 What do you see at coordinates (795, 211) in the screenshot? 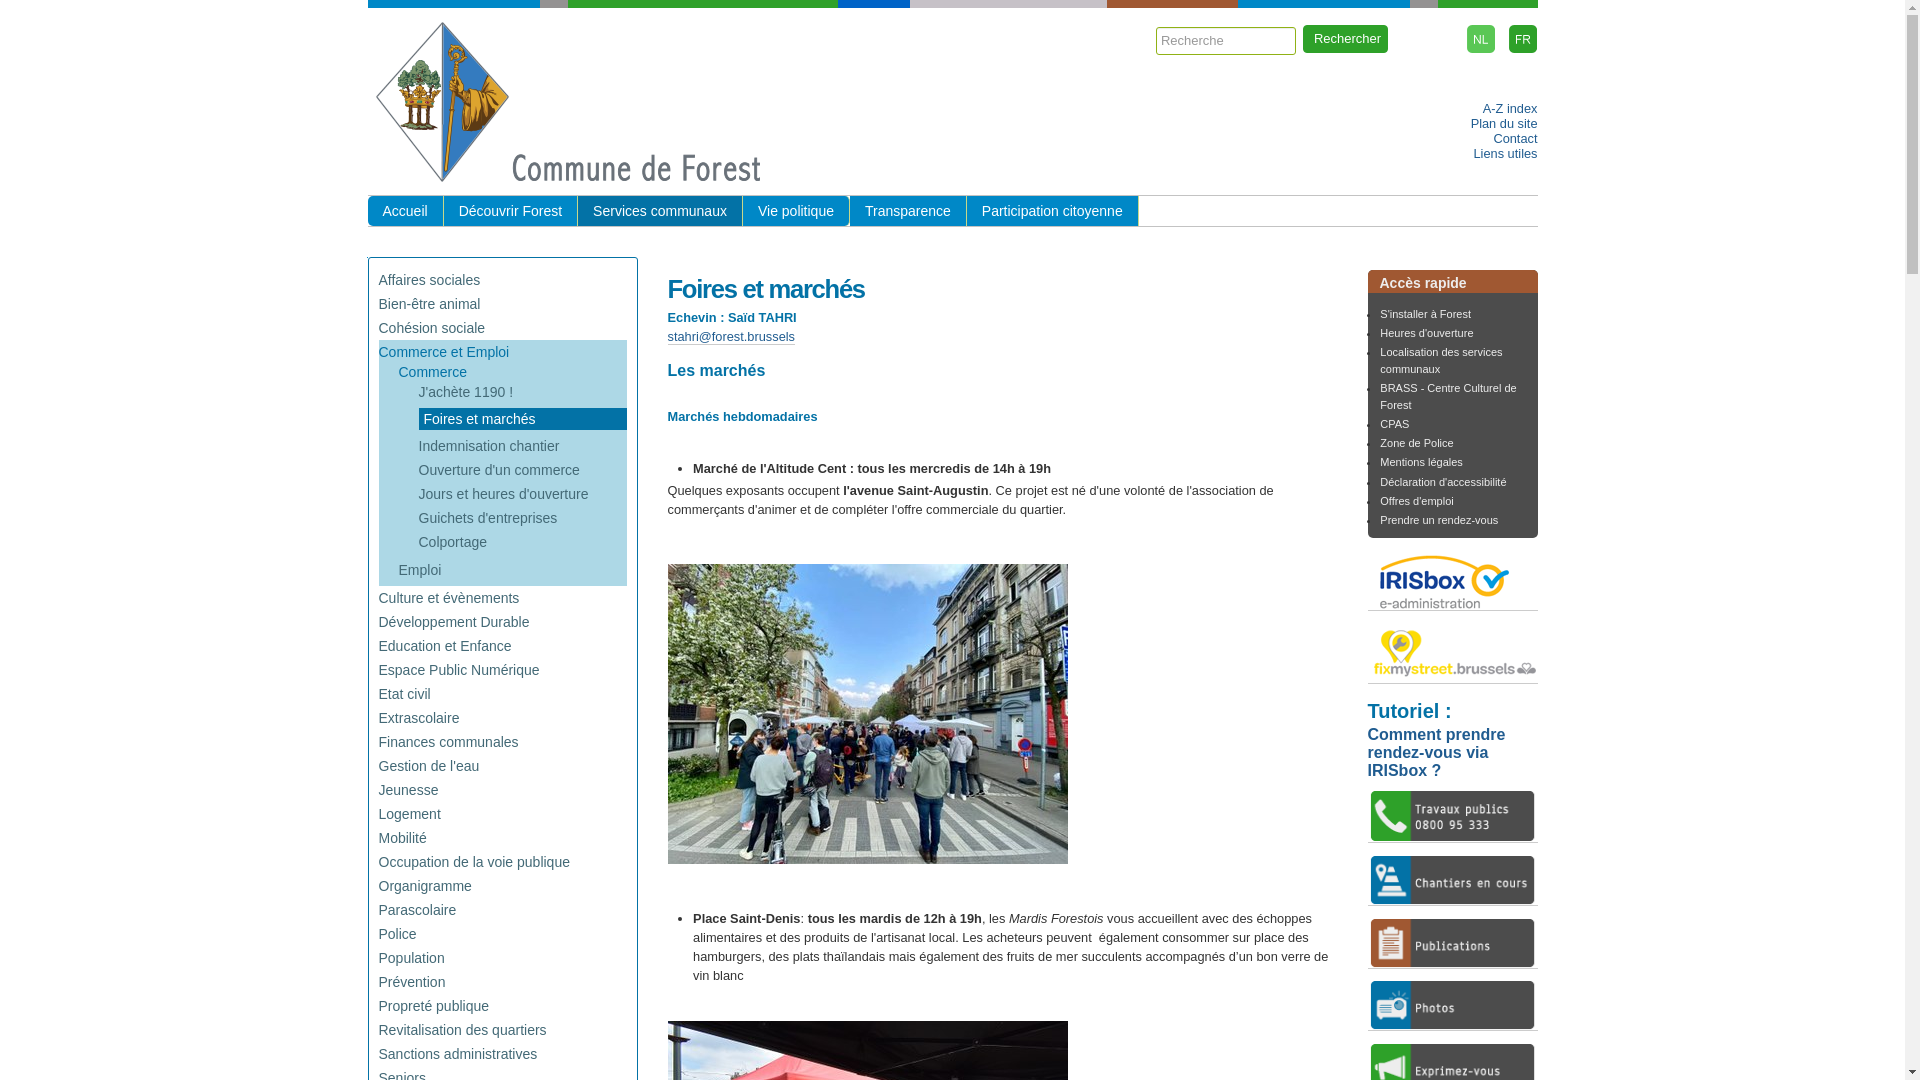
I see `'Vie politique'` at bounding box center [795, 211].